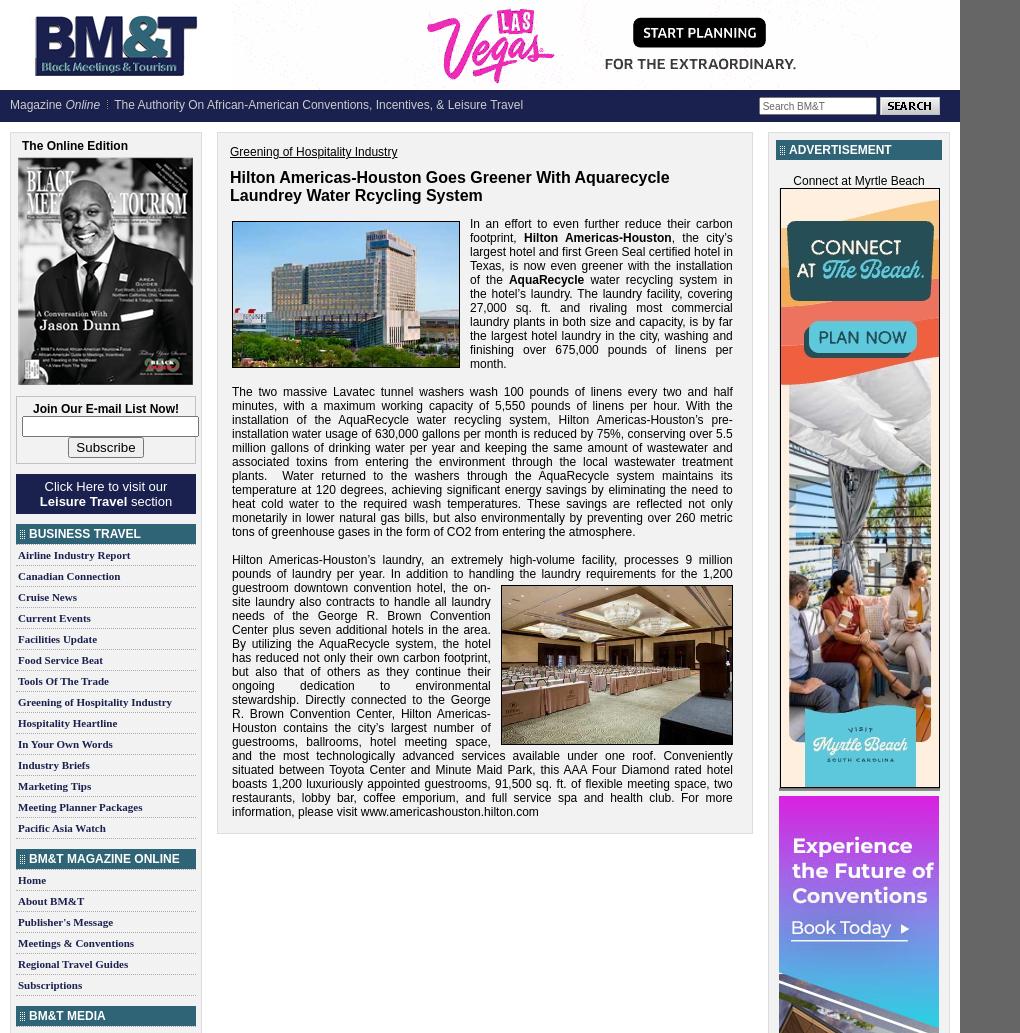  Describe the element at coordinates (67, 1014) in the screenshot. I see `'BM&T Media'` at that location.